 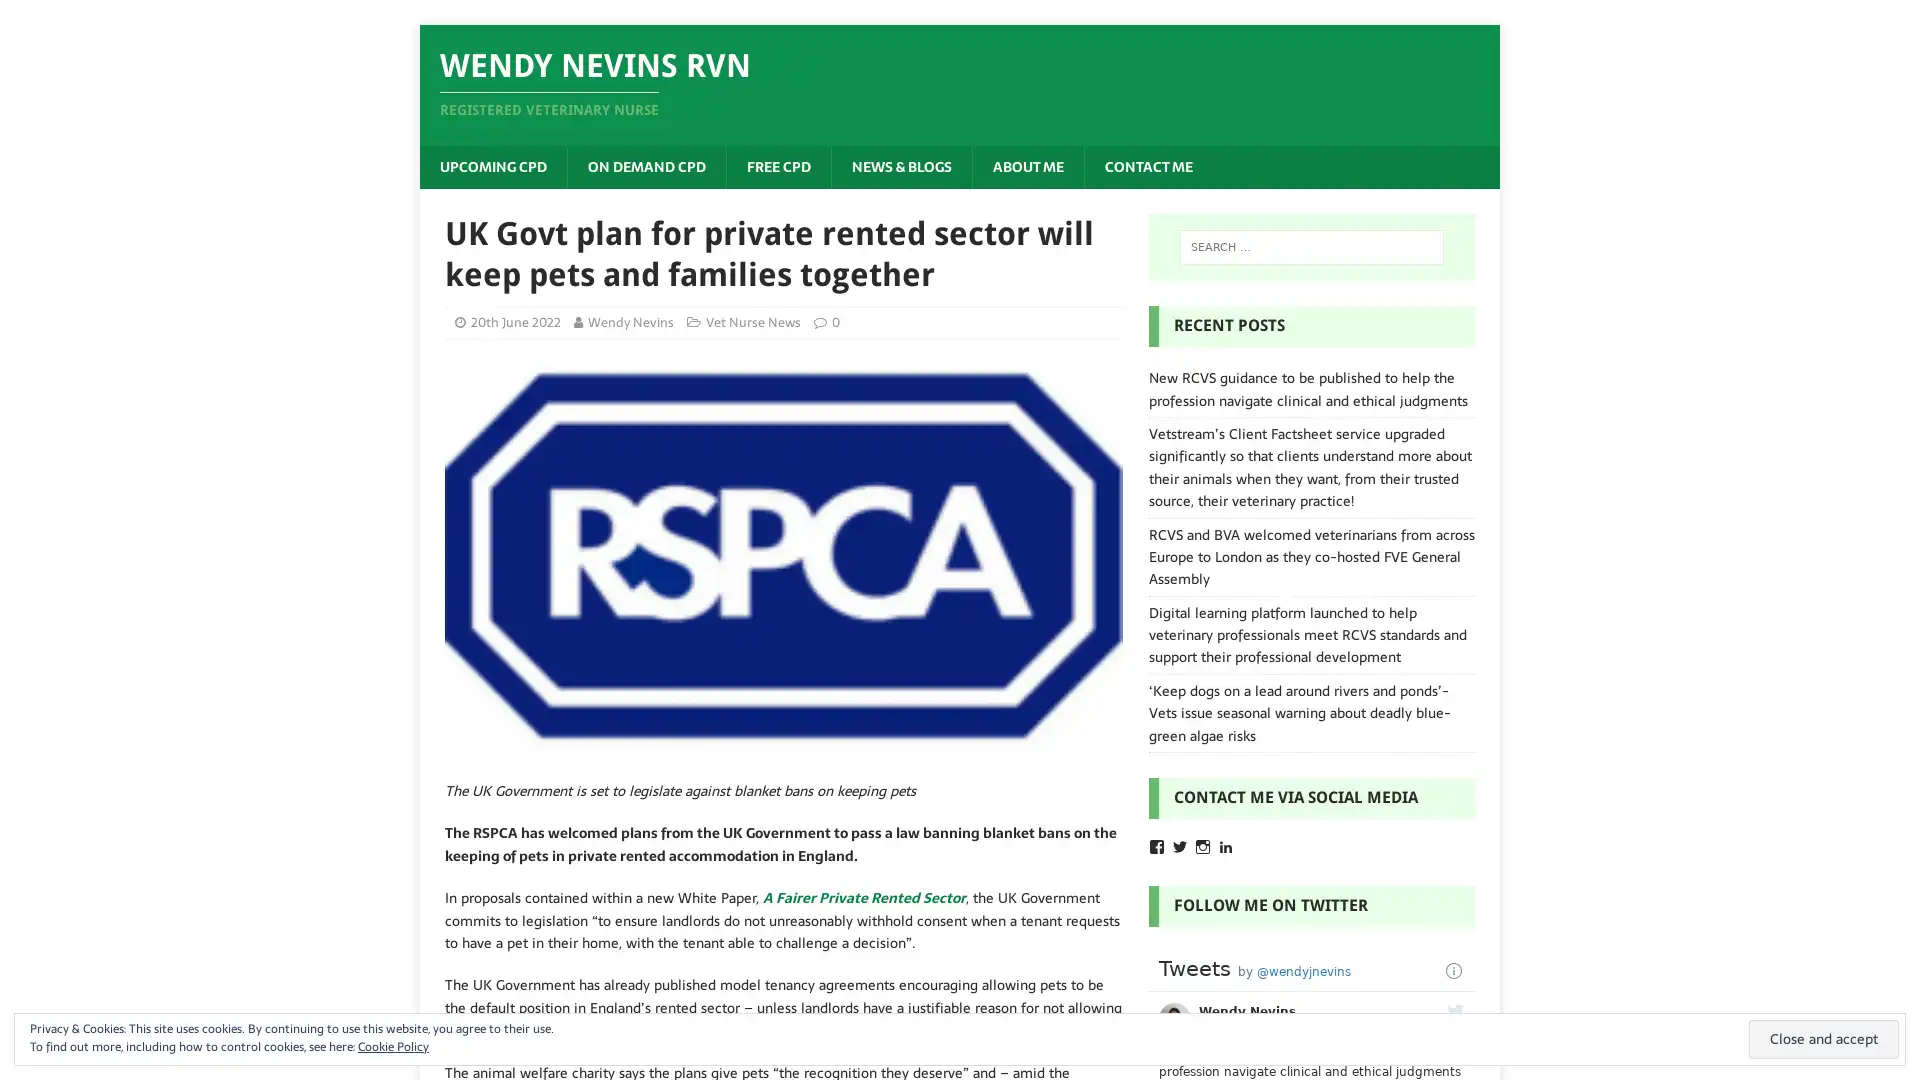 I want to click on Close and accept, so click(x=1824, y=1038).